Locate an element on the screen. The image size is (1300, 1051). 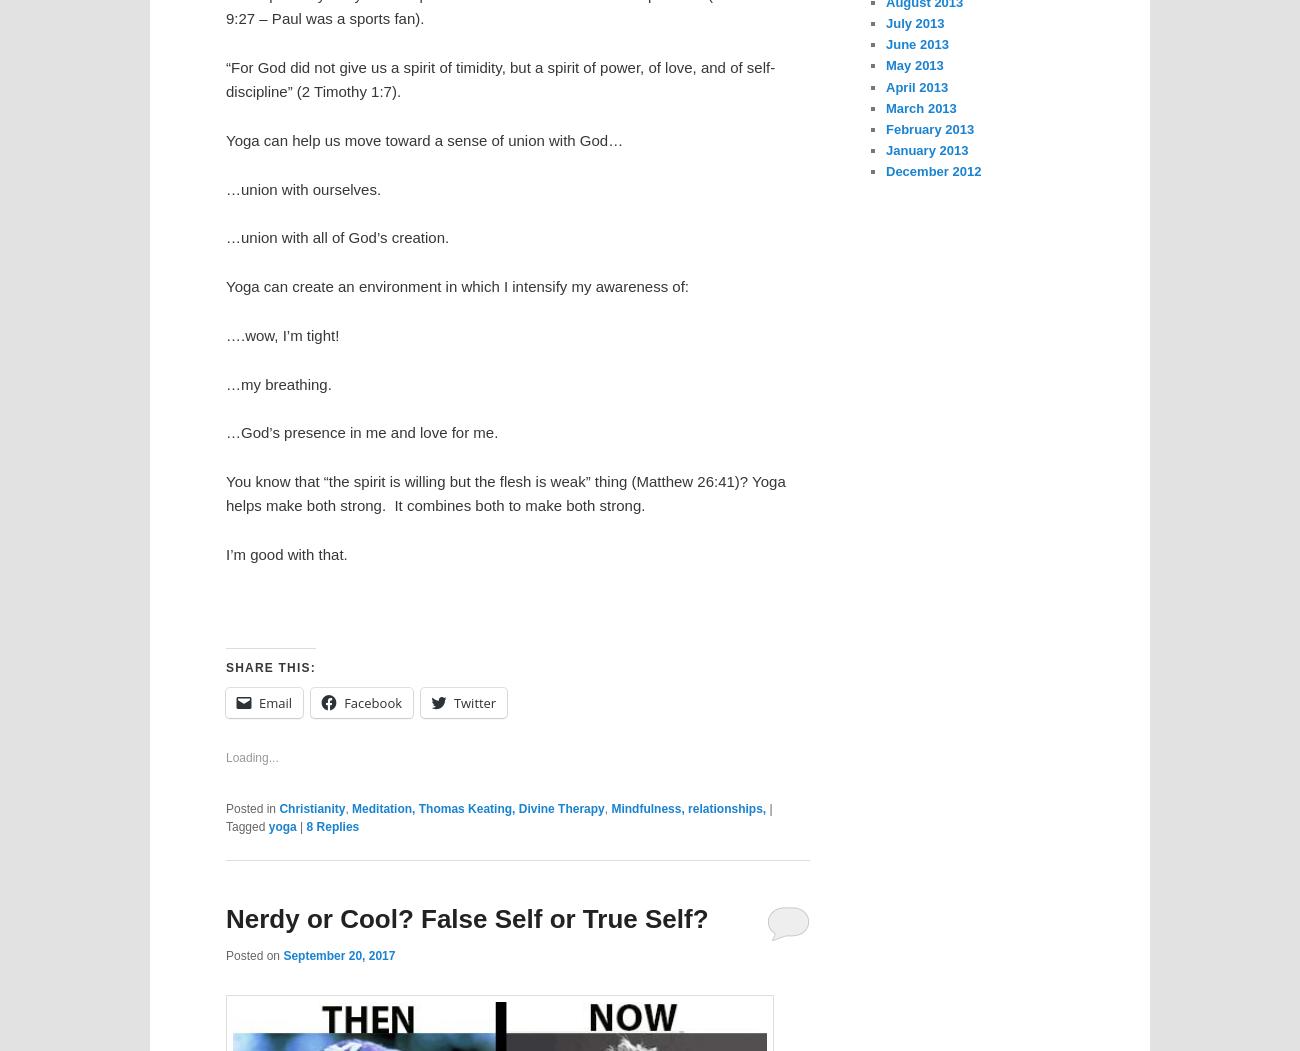
'Loading...' is located at coordinates (250, 757).